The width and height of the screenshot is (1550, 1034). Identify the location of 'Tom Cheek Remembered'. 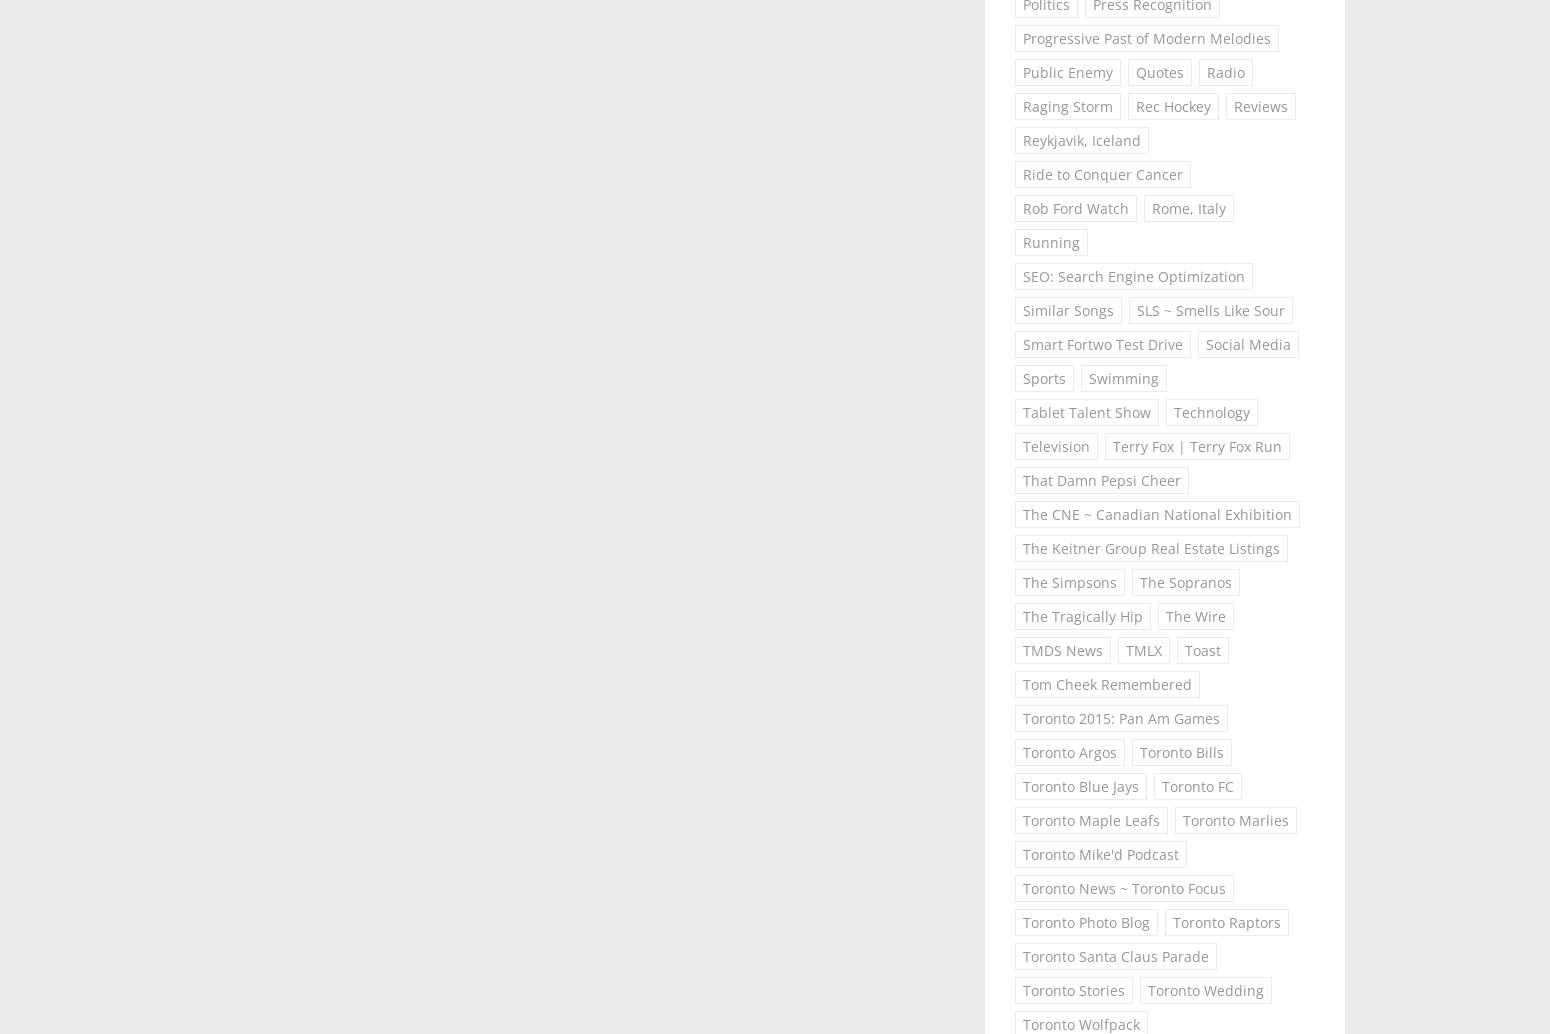
(1106, 684).